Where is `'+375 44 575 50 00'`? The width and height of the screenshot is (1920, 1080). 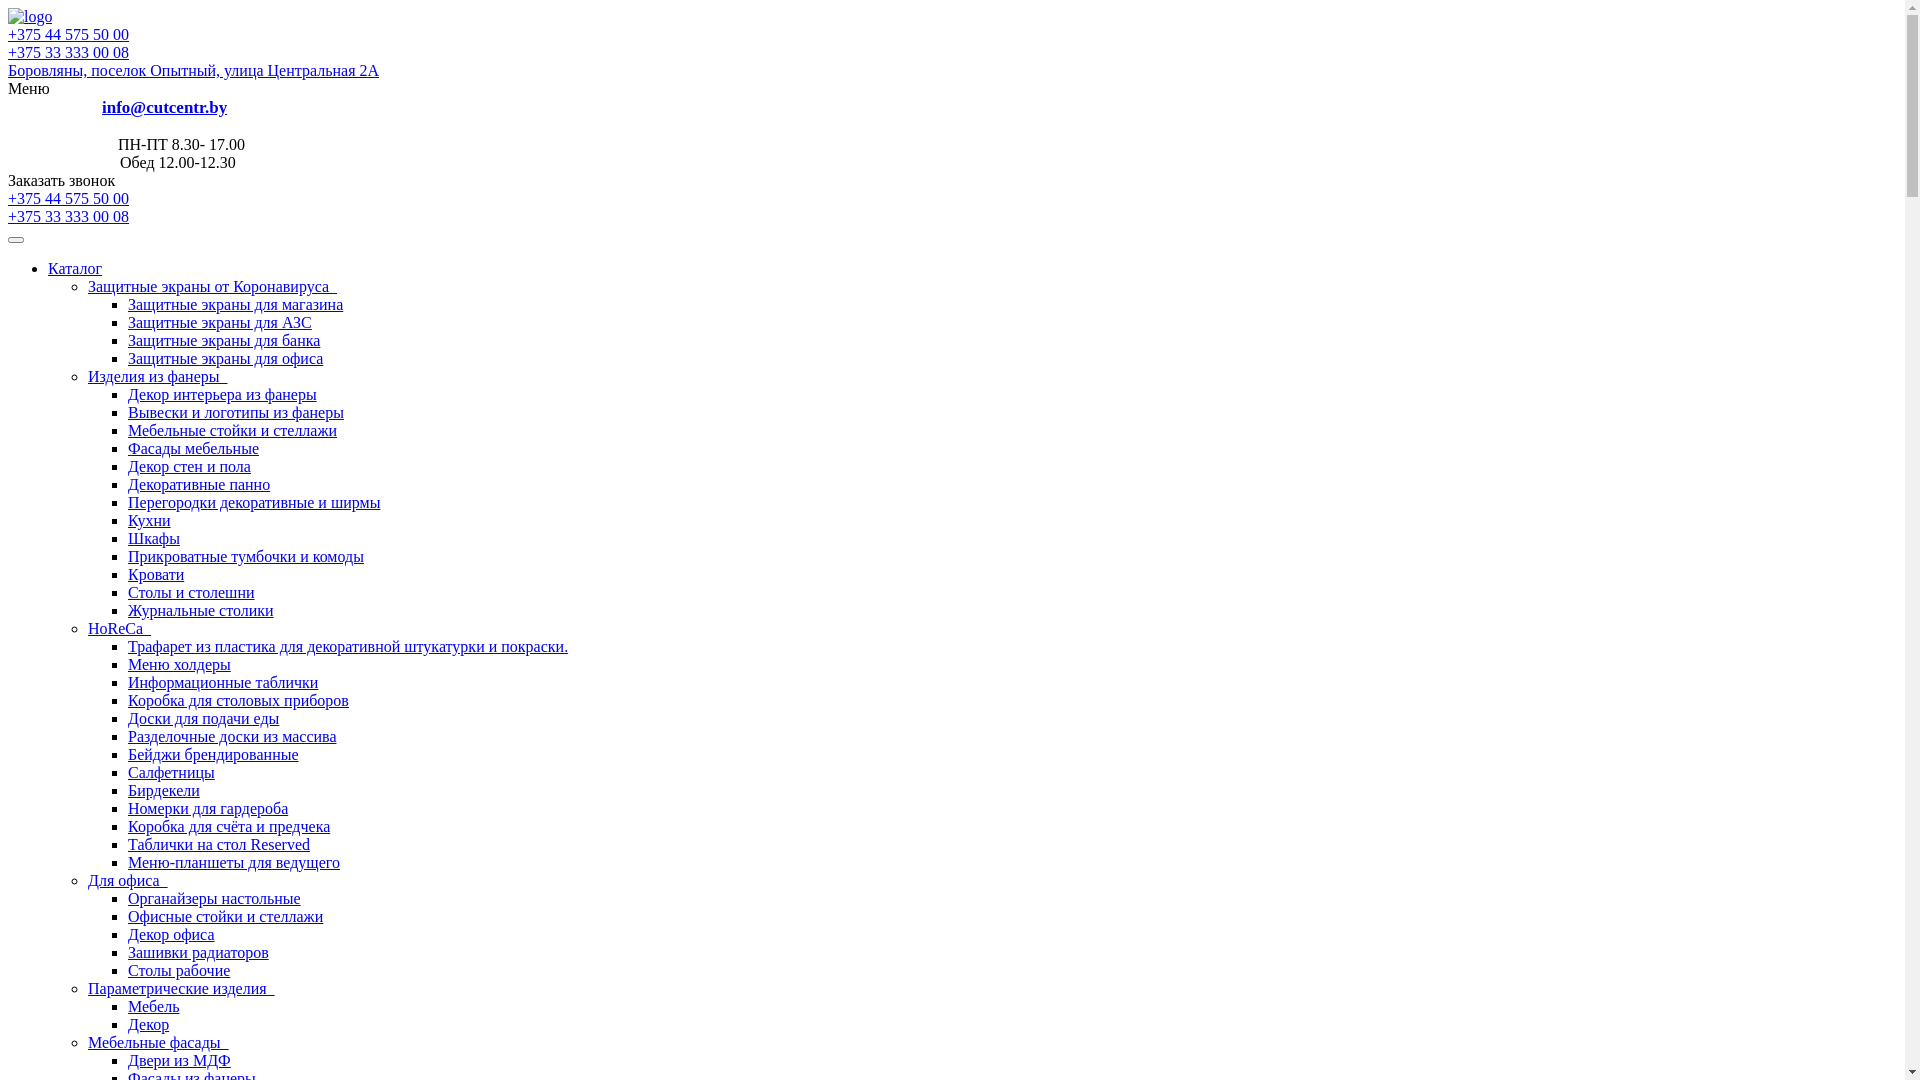 '+375 44 575 50 00' is located at coordinates (8, 34).